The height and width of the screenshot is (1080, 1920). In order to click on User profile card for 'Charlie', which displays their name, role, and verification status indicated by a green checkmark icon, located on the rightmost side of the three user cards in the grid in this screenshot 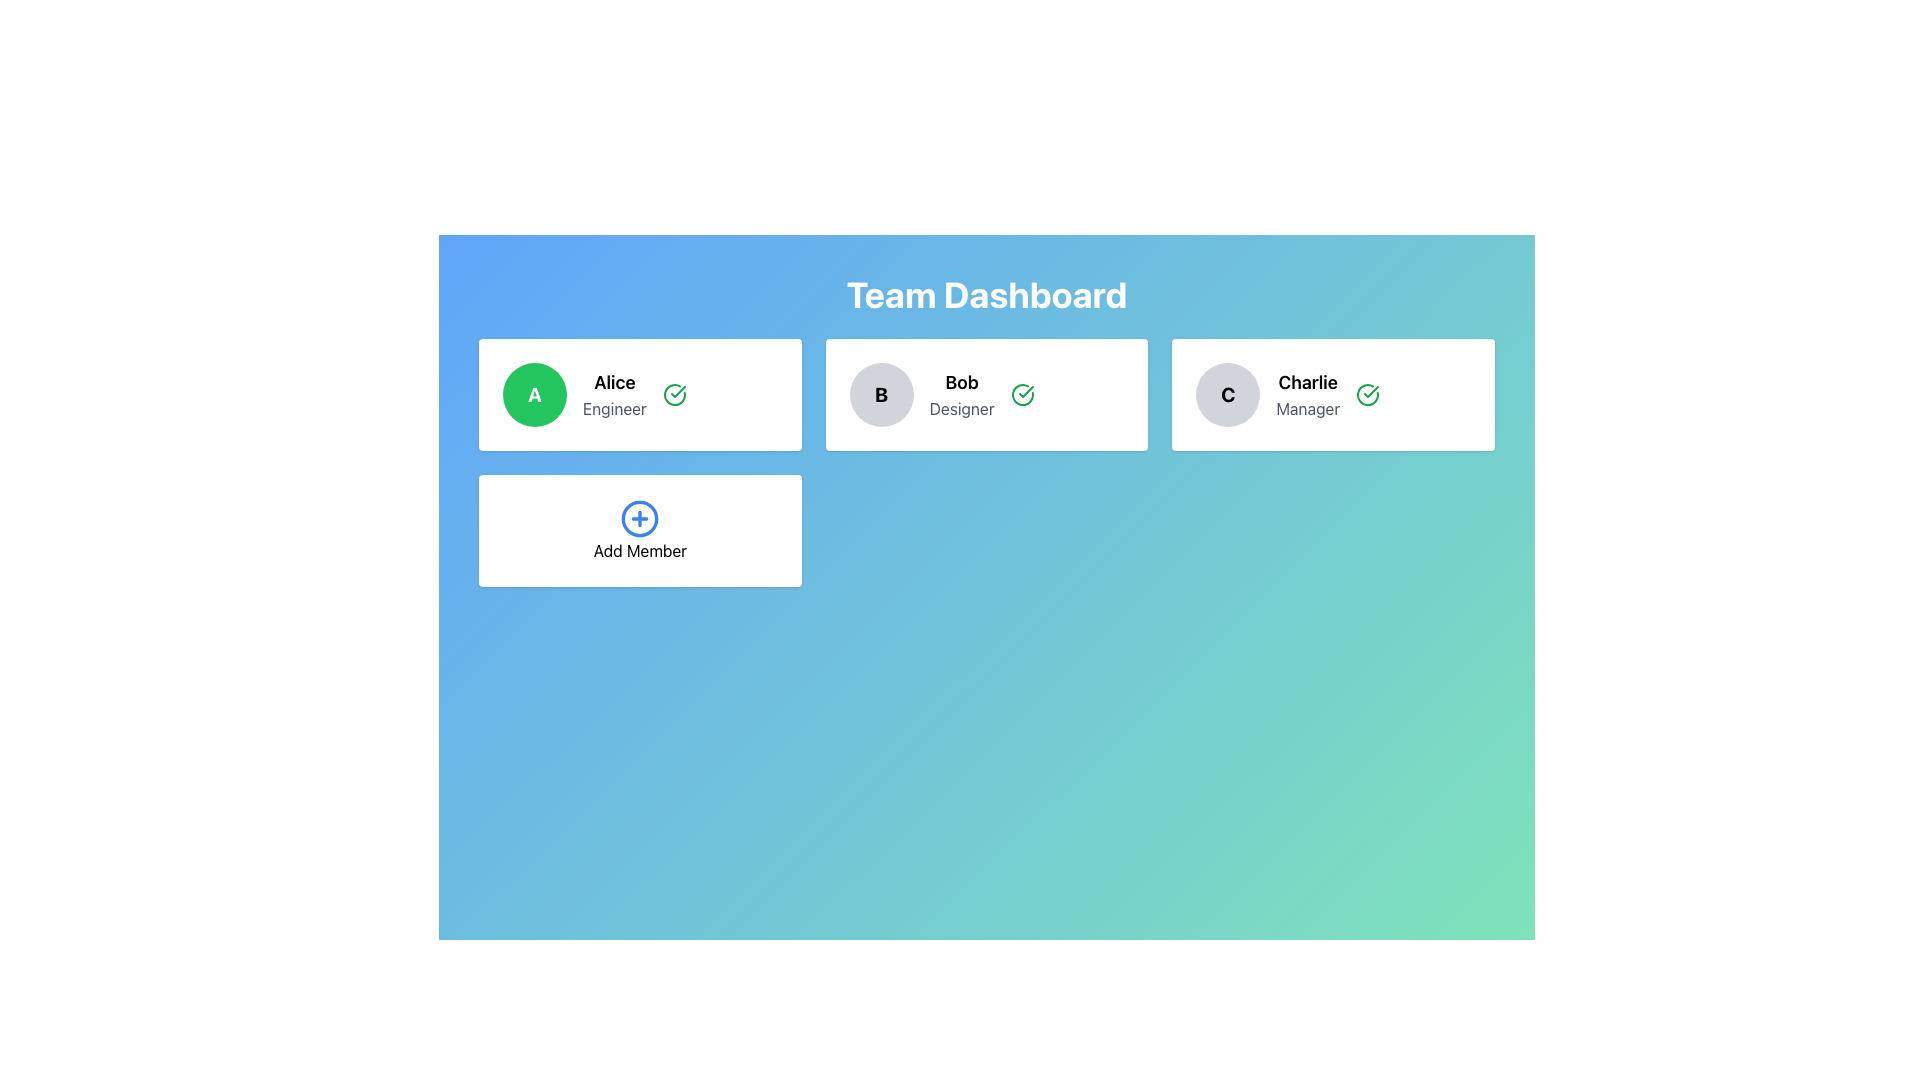, I will do `click(1333, 394)`.